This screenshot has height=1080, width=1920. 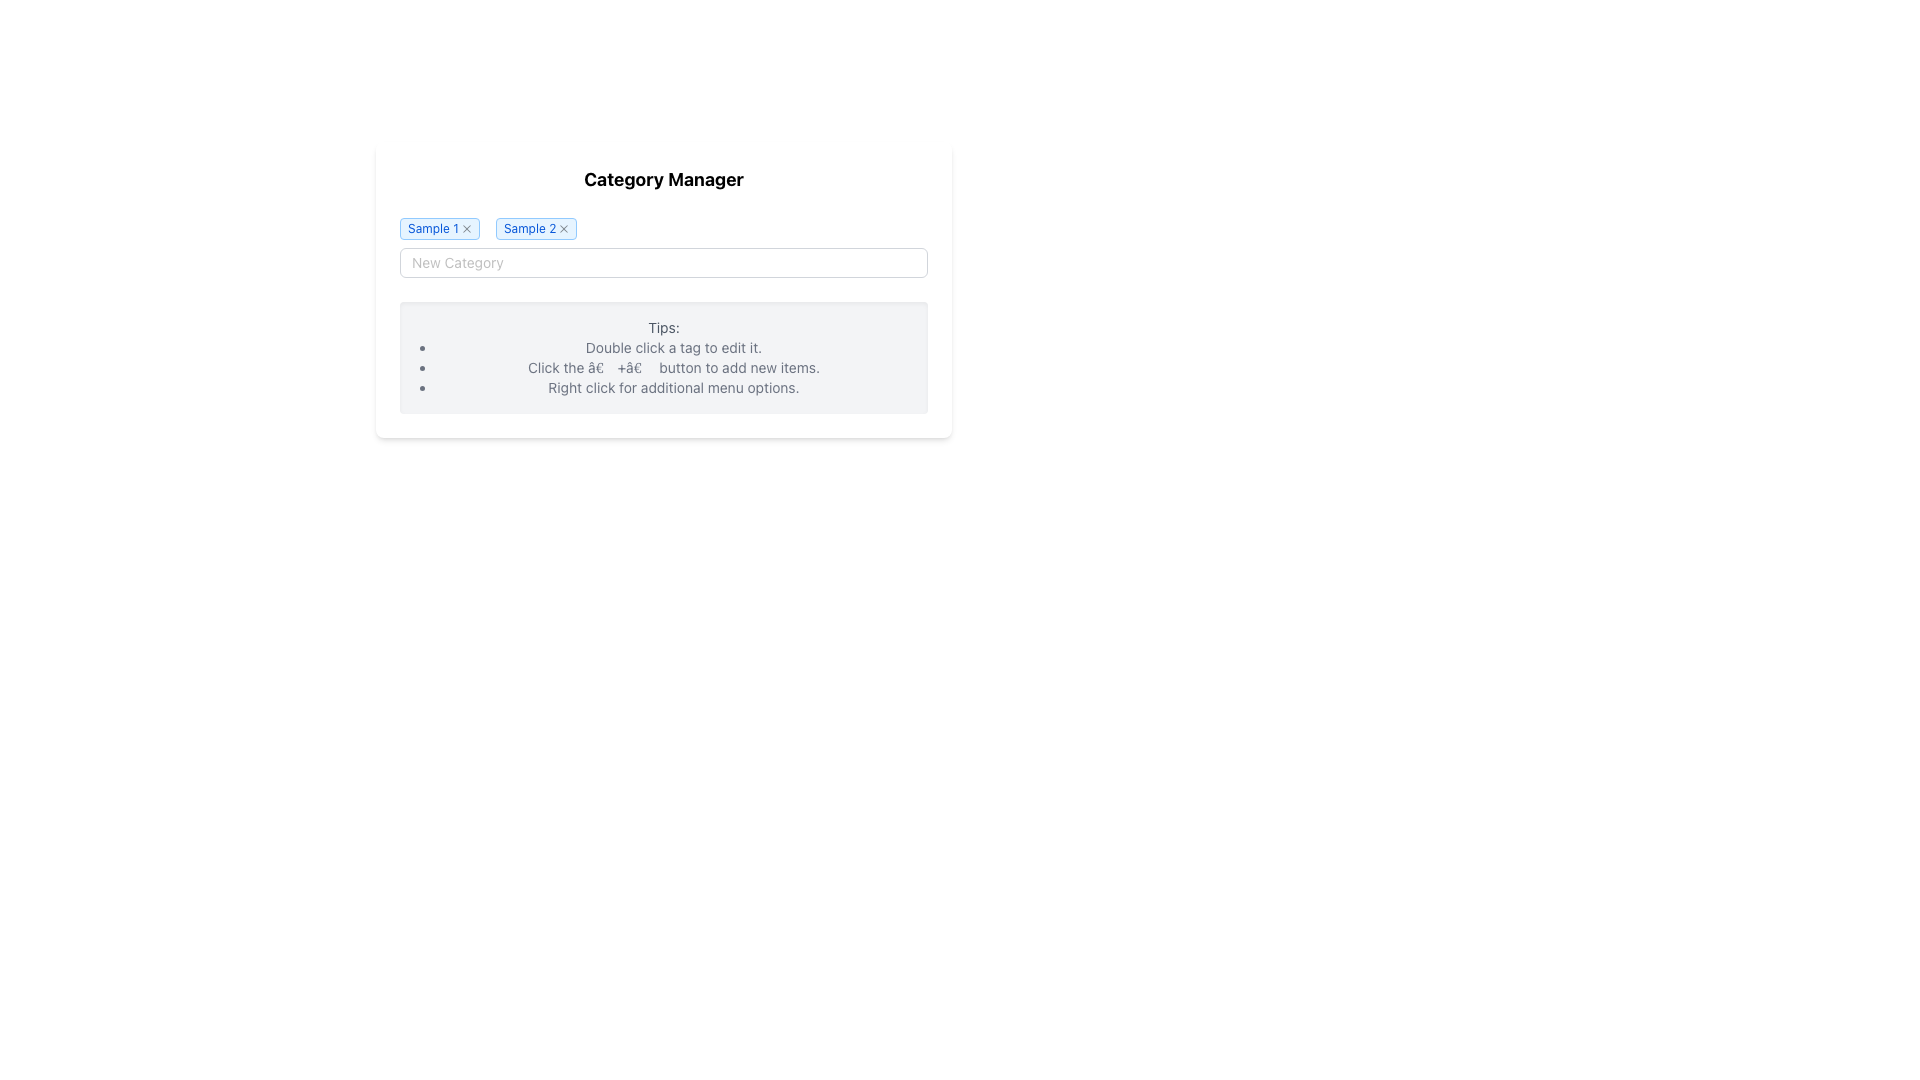 What do you see at coordinates (536, 227) in the screenshot?
I see `the second tag with a close button, located` at bounding box center [536, 227].